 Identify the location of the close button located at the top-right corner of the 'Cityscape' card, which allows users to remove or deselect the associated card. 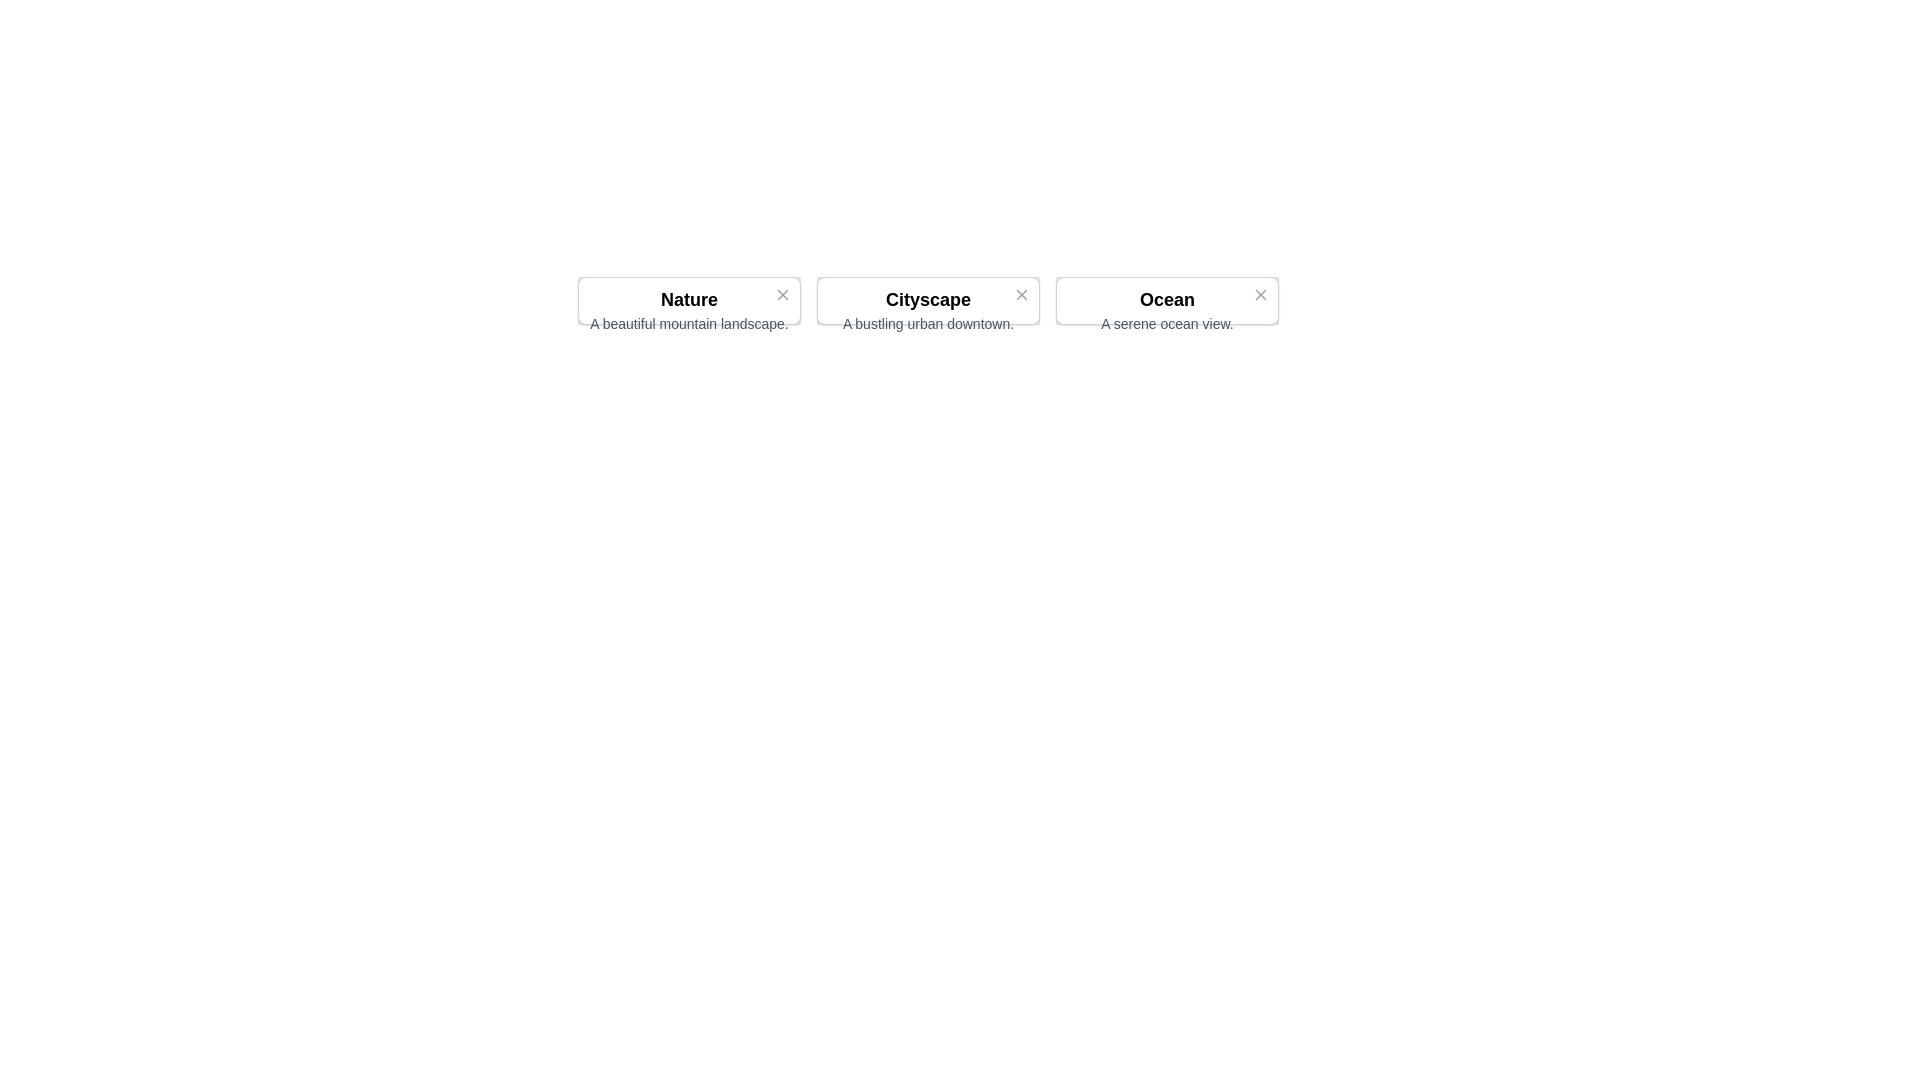
(1022, 298).